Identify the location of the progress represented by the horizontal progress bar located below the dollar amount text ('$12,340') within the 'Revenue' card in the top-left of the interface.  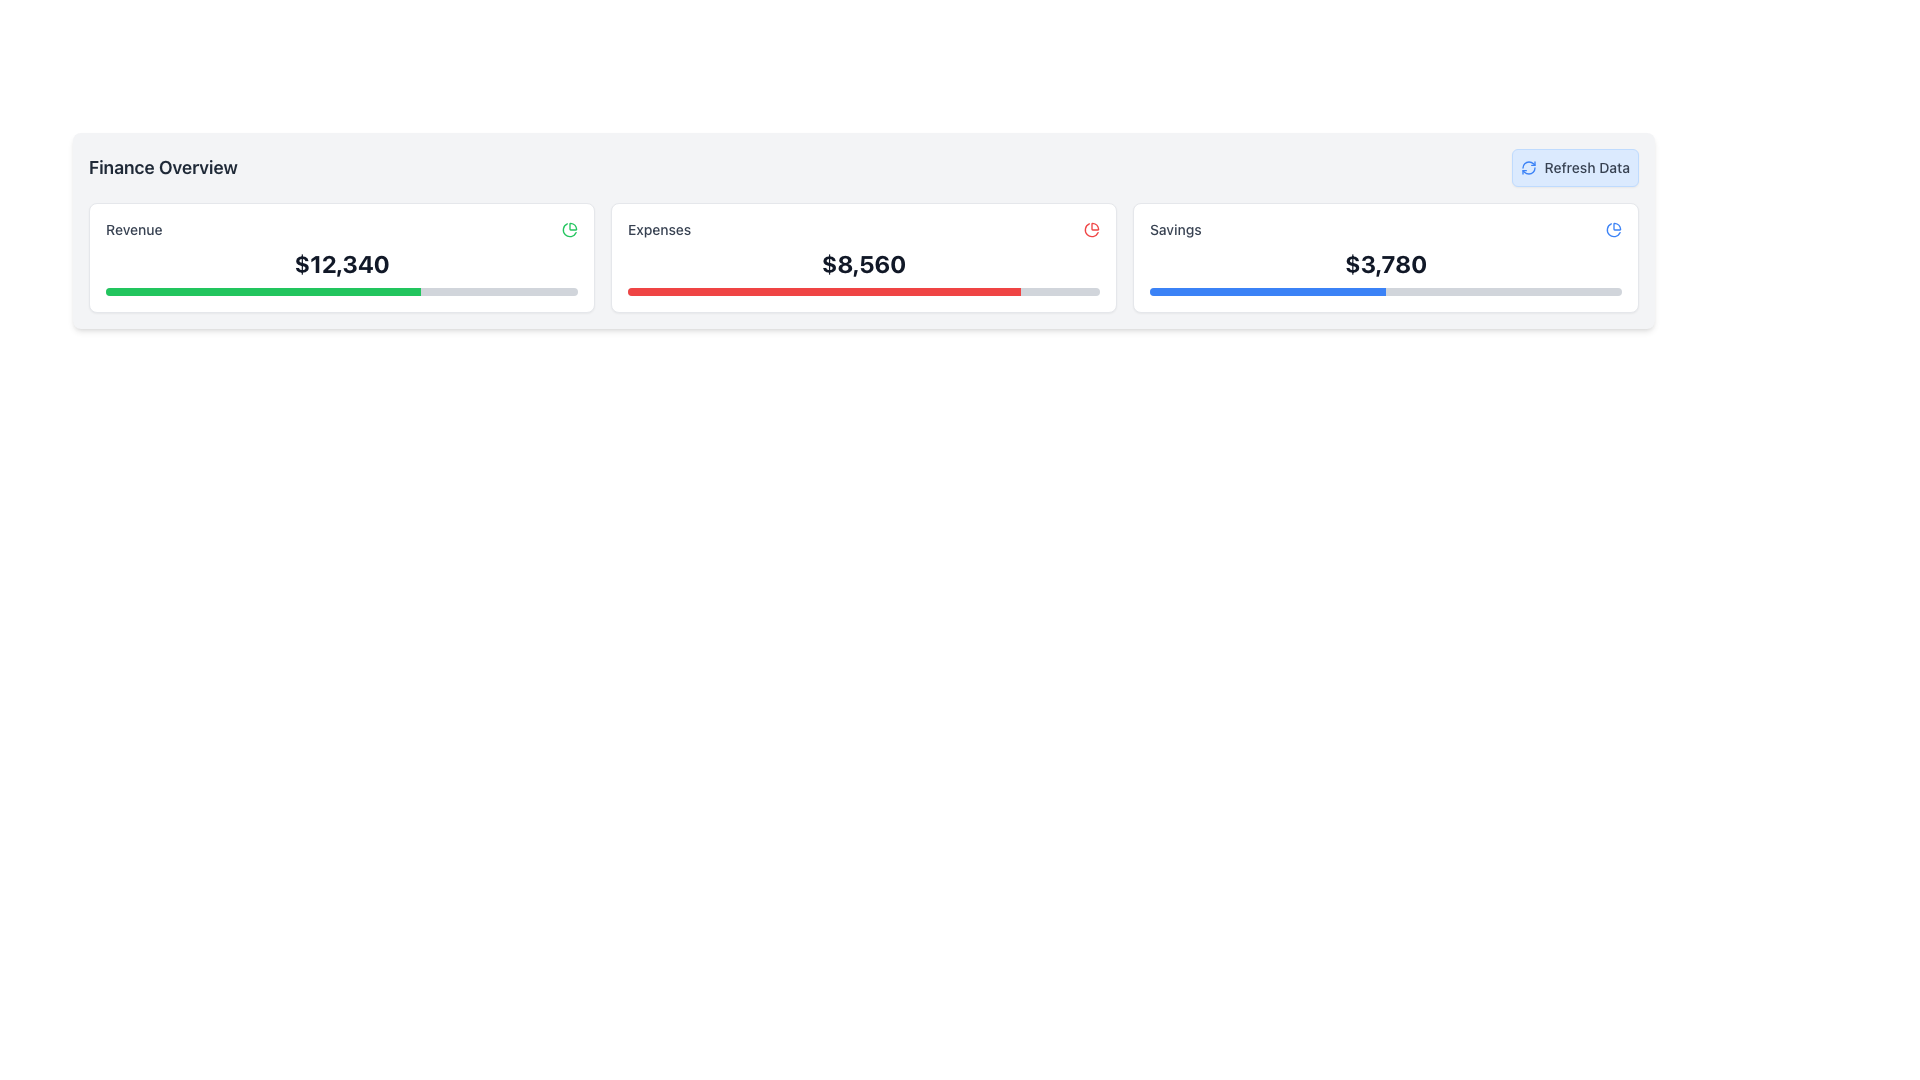
(341, 292).